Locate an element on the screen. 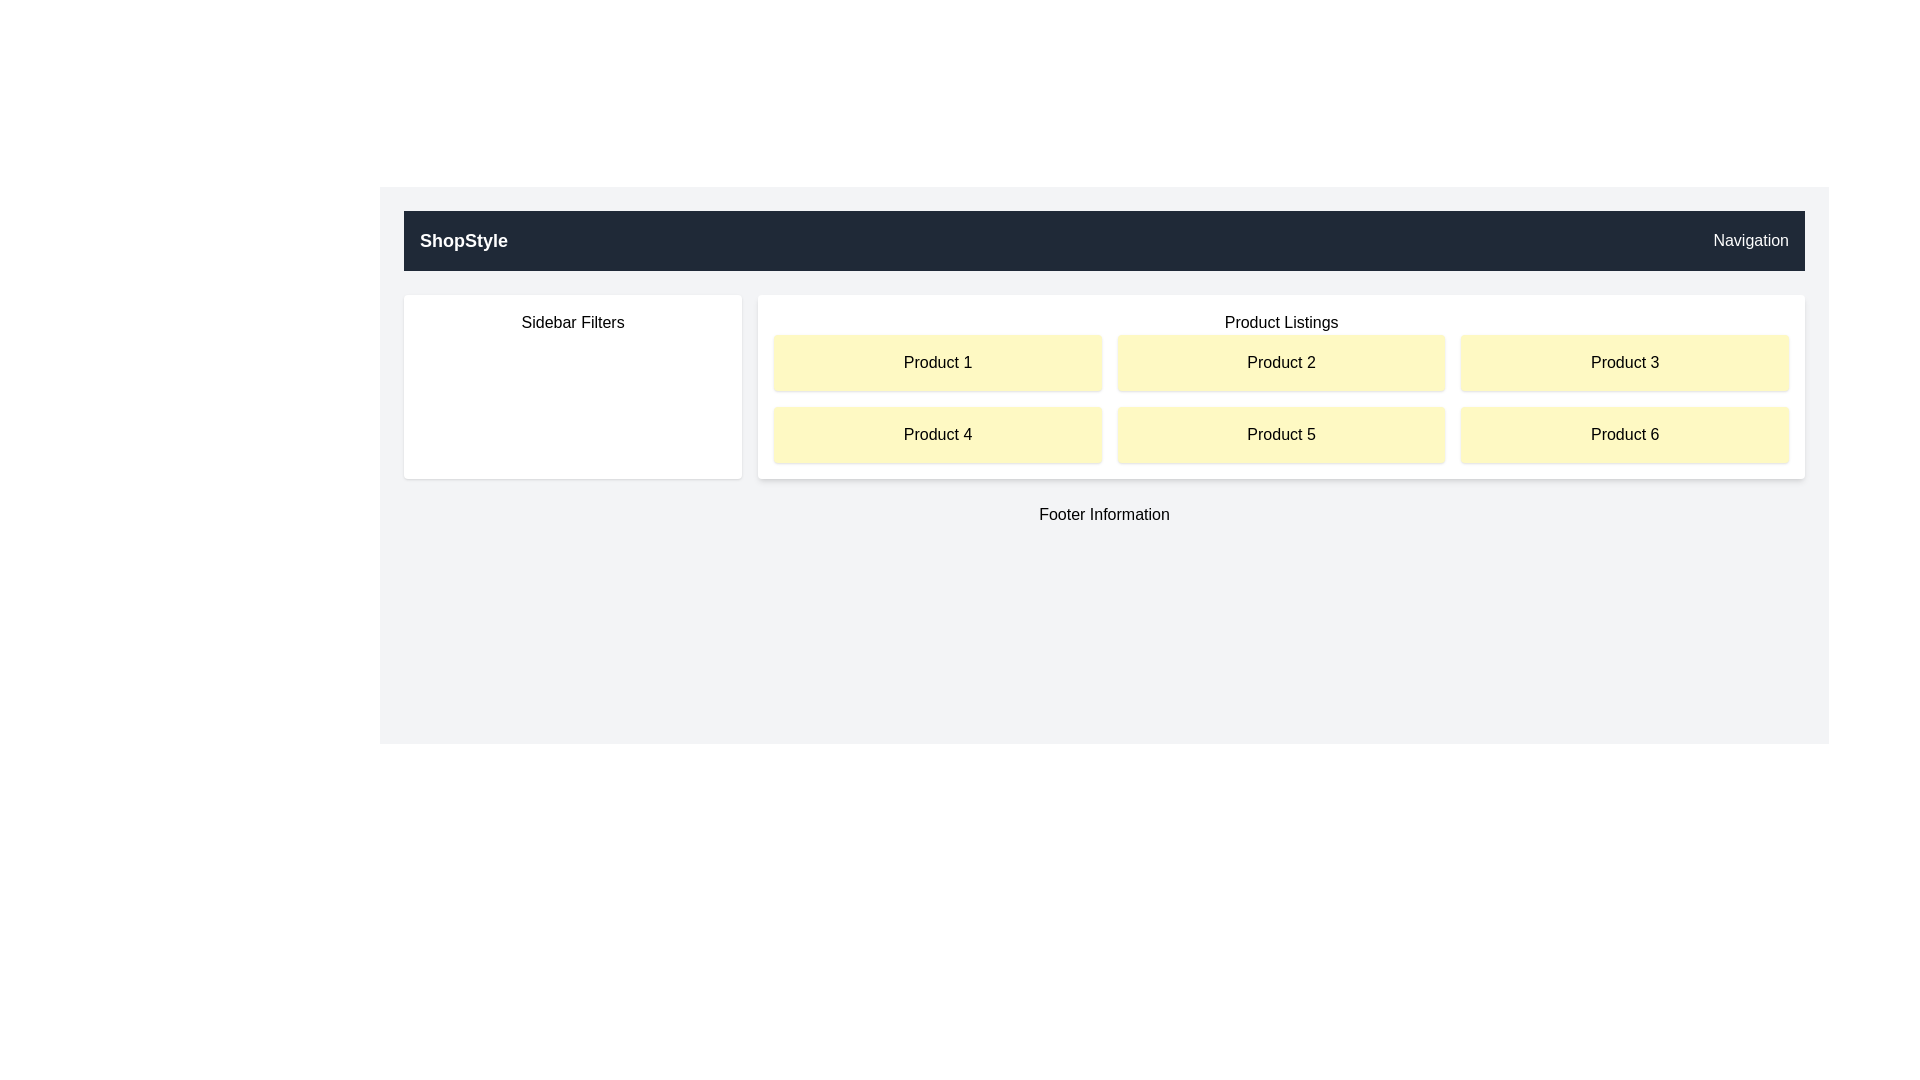 This screenshot has height=1080, width=1920. the product listing card displaying 'Product 1', which is the top-left item in the grid layout is located at coordinates (937, 362).